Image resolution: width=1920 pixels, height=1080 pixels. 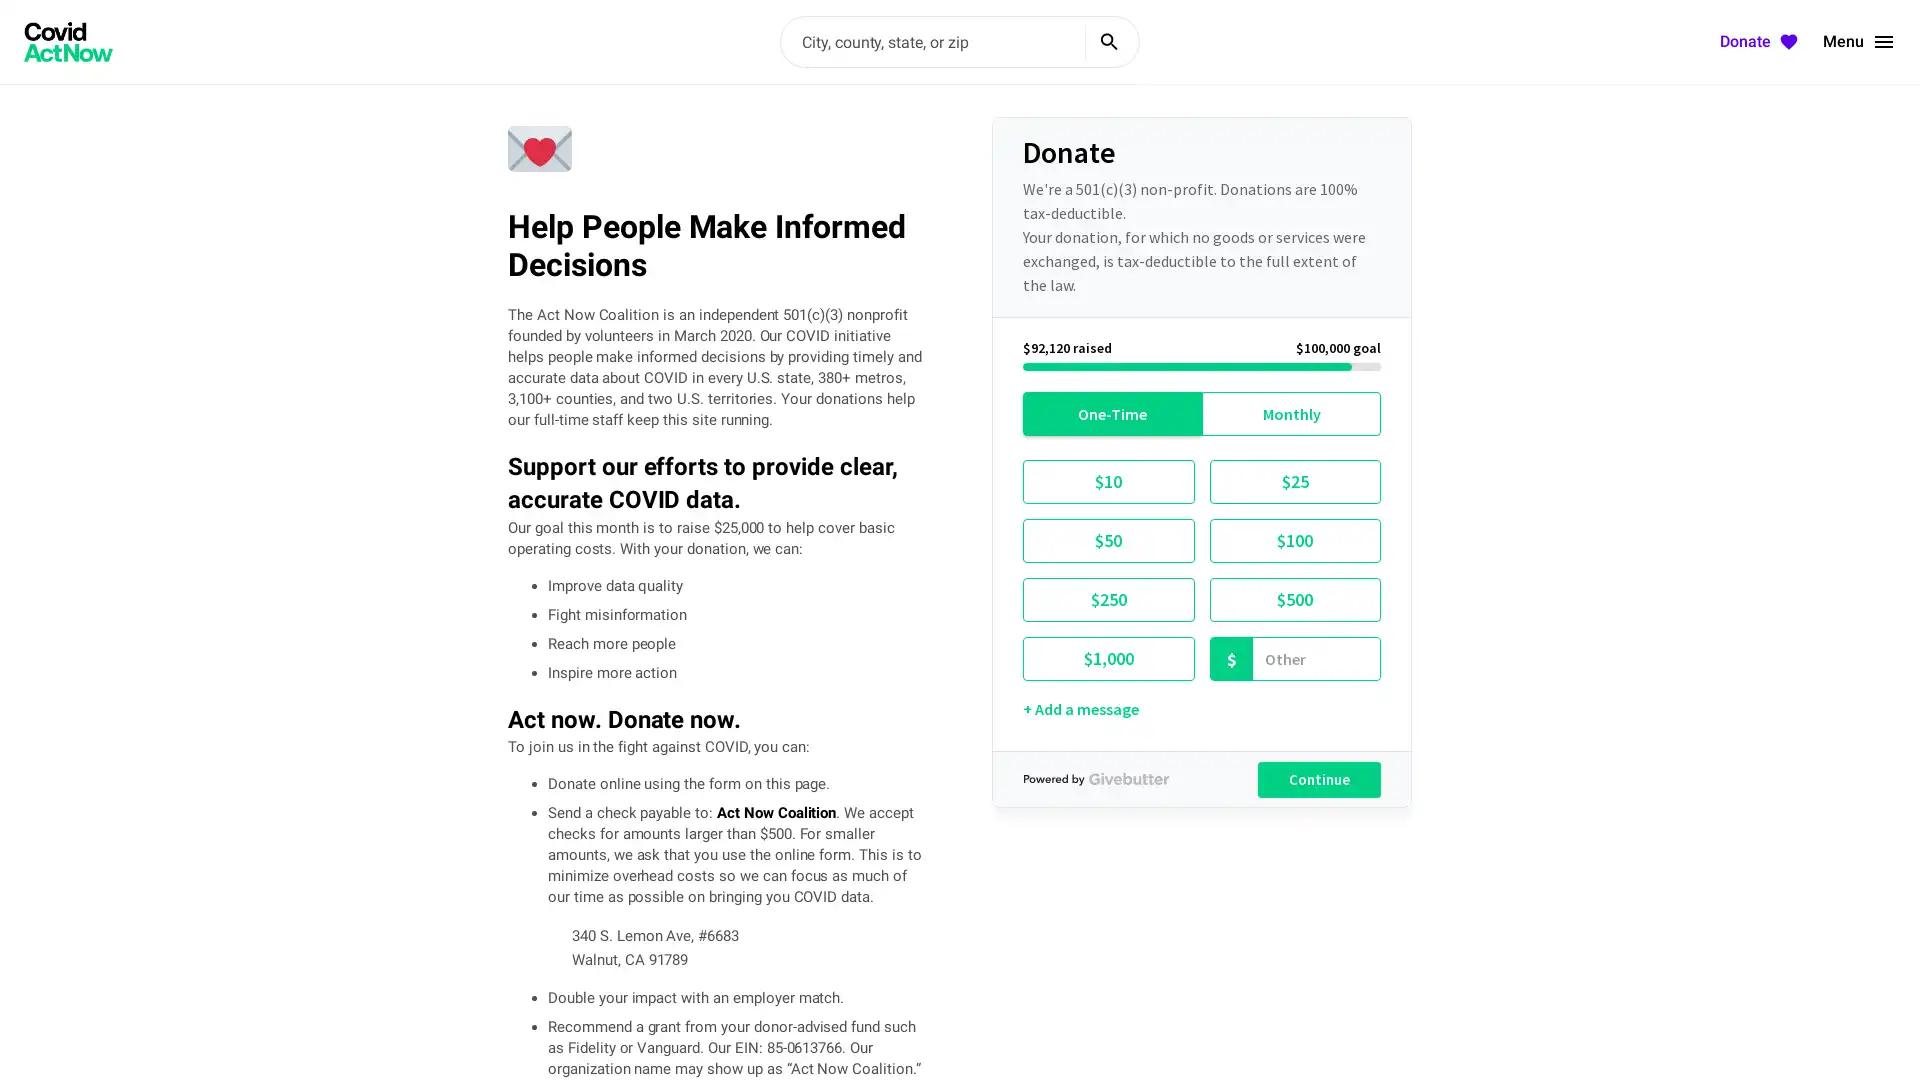 What do you see at coordinates (1858, 42) in the screenshot?
I see `Menu` at bounding box center [1858, 42].